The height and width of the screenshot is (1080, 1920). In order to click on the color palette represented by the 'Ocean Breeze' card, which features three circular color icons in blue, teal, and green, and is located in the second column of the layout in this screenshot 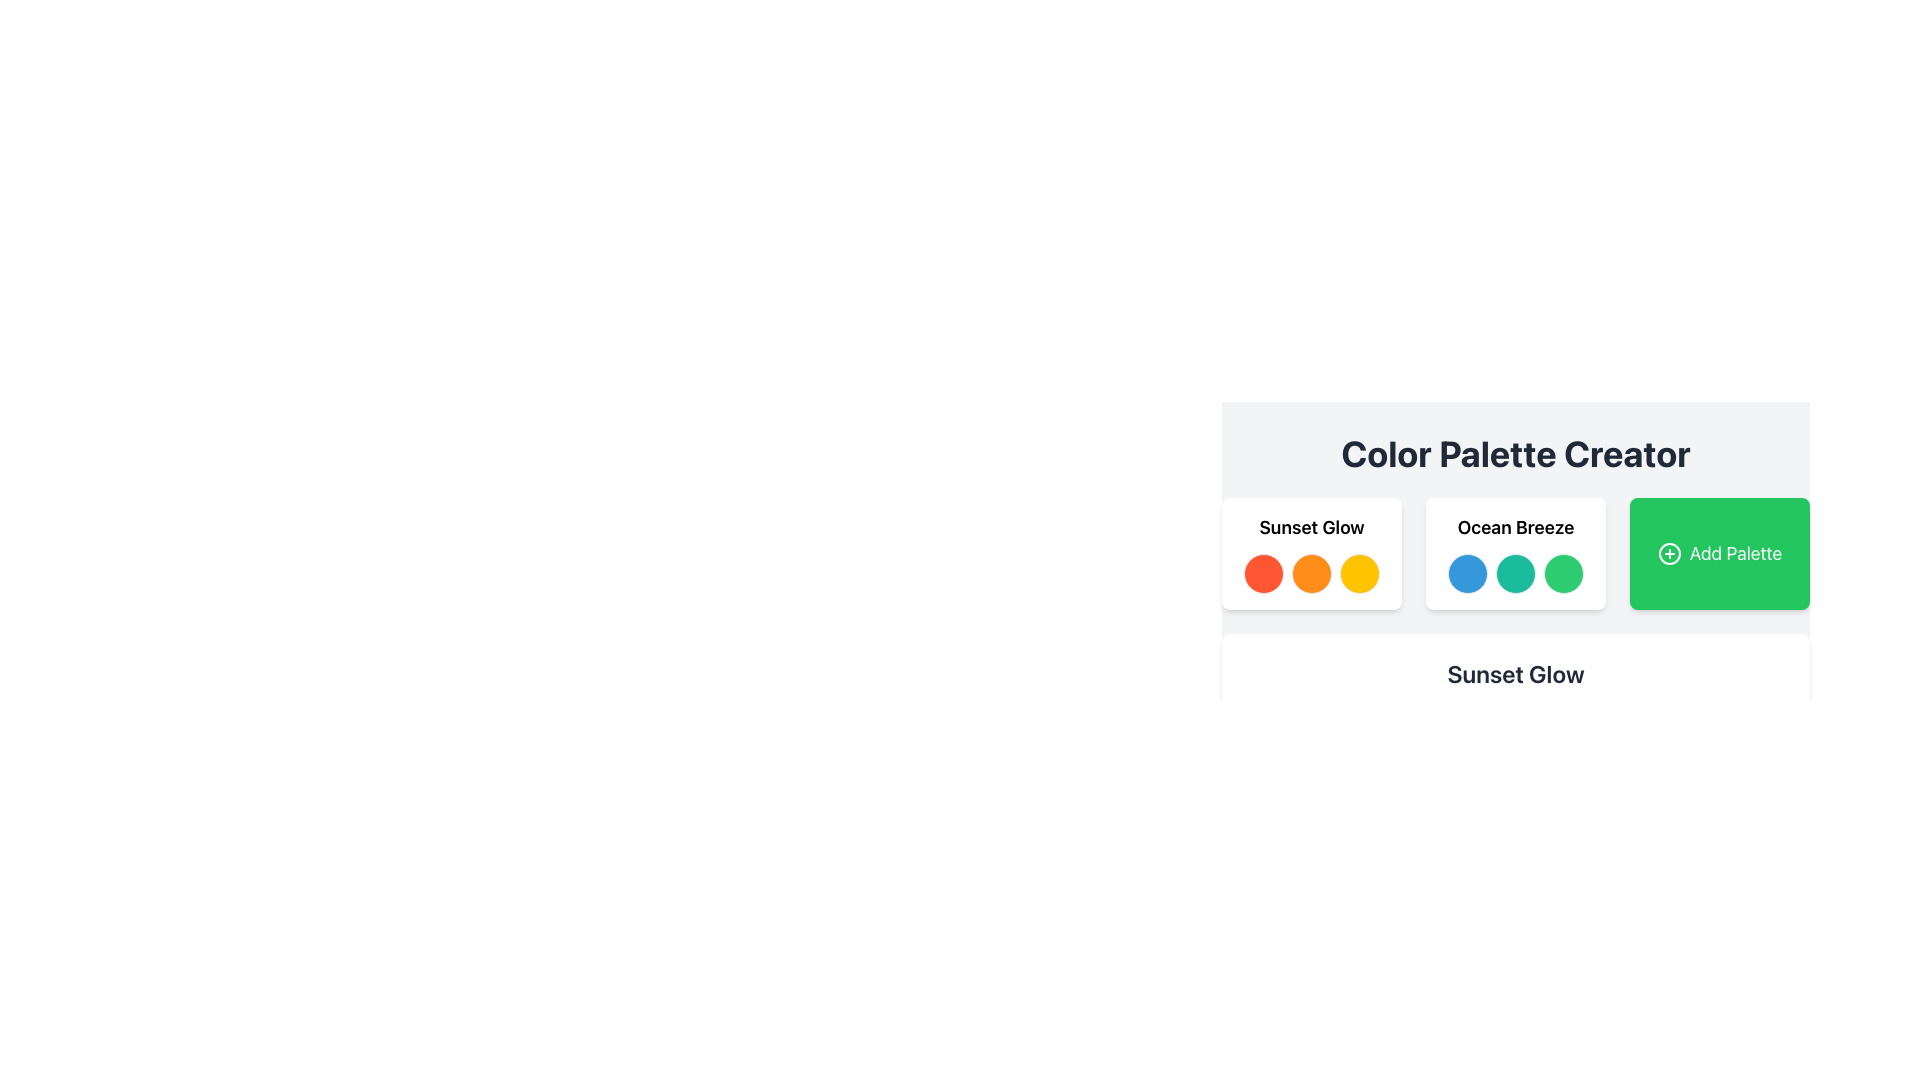, I will do `click(1516, 554)`.